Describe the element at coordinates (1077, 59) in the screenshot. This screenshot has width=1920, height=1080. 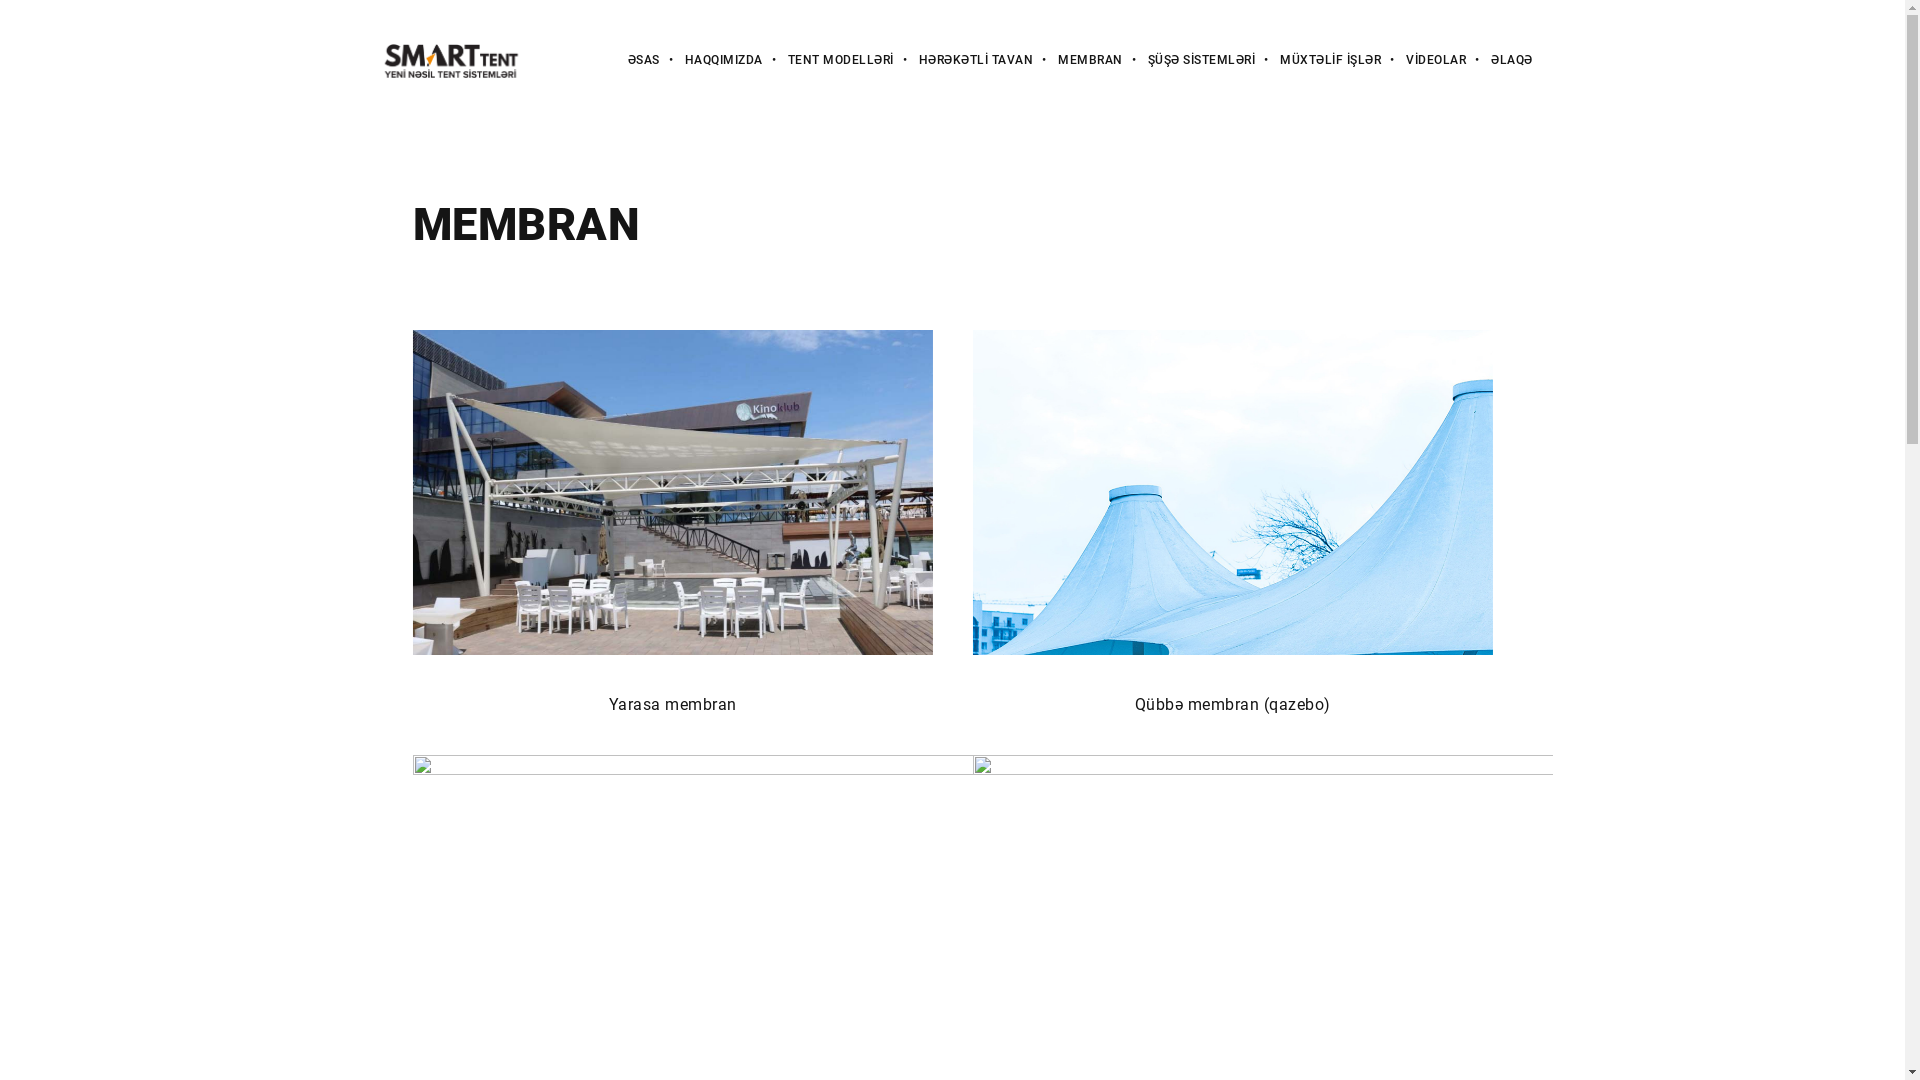
I see `'MEMBRAN'` at that location.